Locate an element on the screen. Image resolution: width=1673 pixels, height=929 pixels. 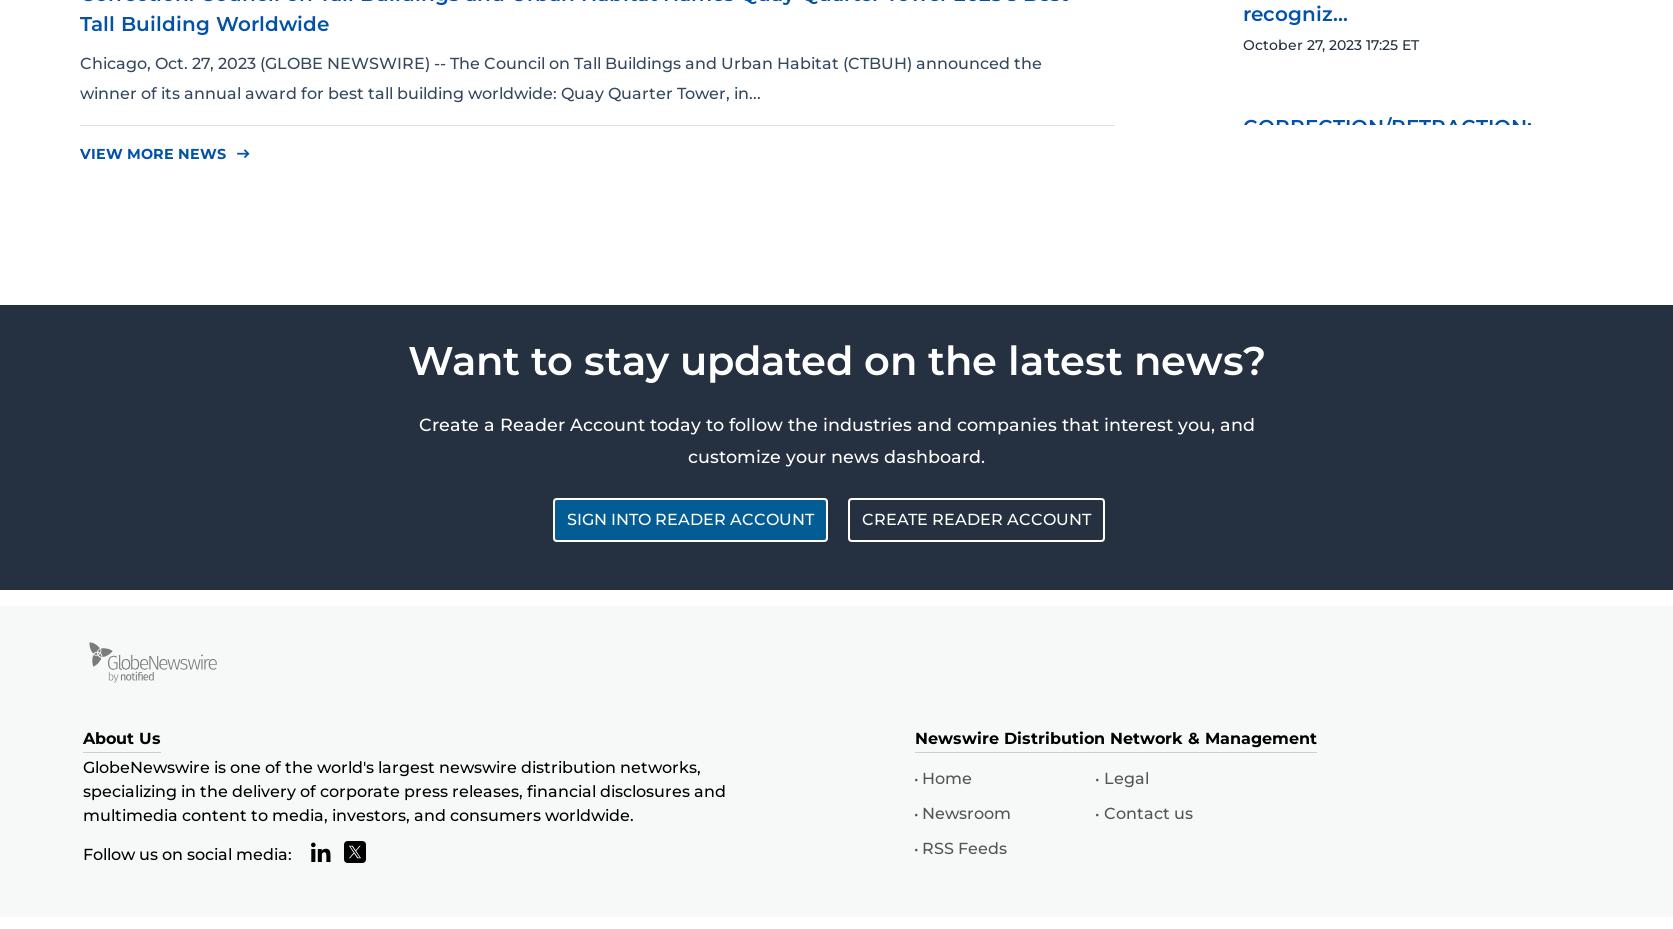
'CORRECTION/RETRACTION: New to The Street Announces...' is located at coordinates (1386, 157).